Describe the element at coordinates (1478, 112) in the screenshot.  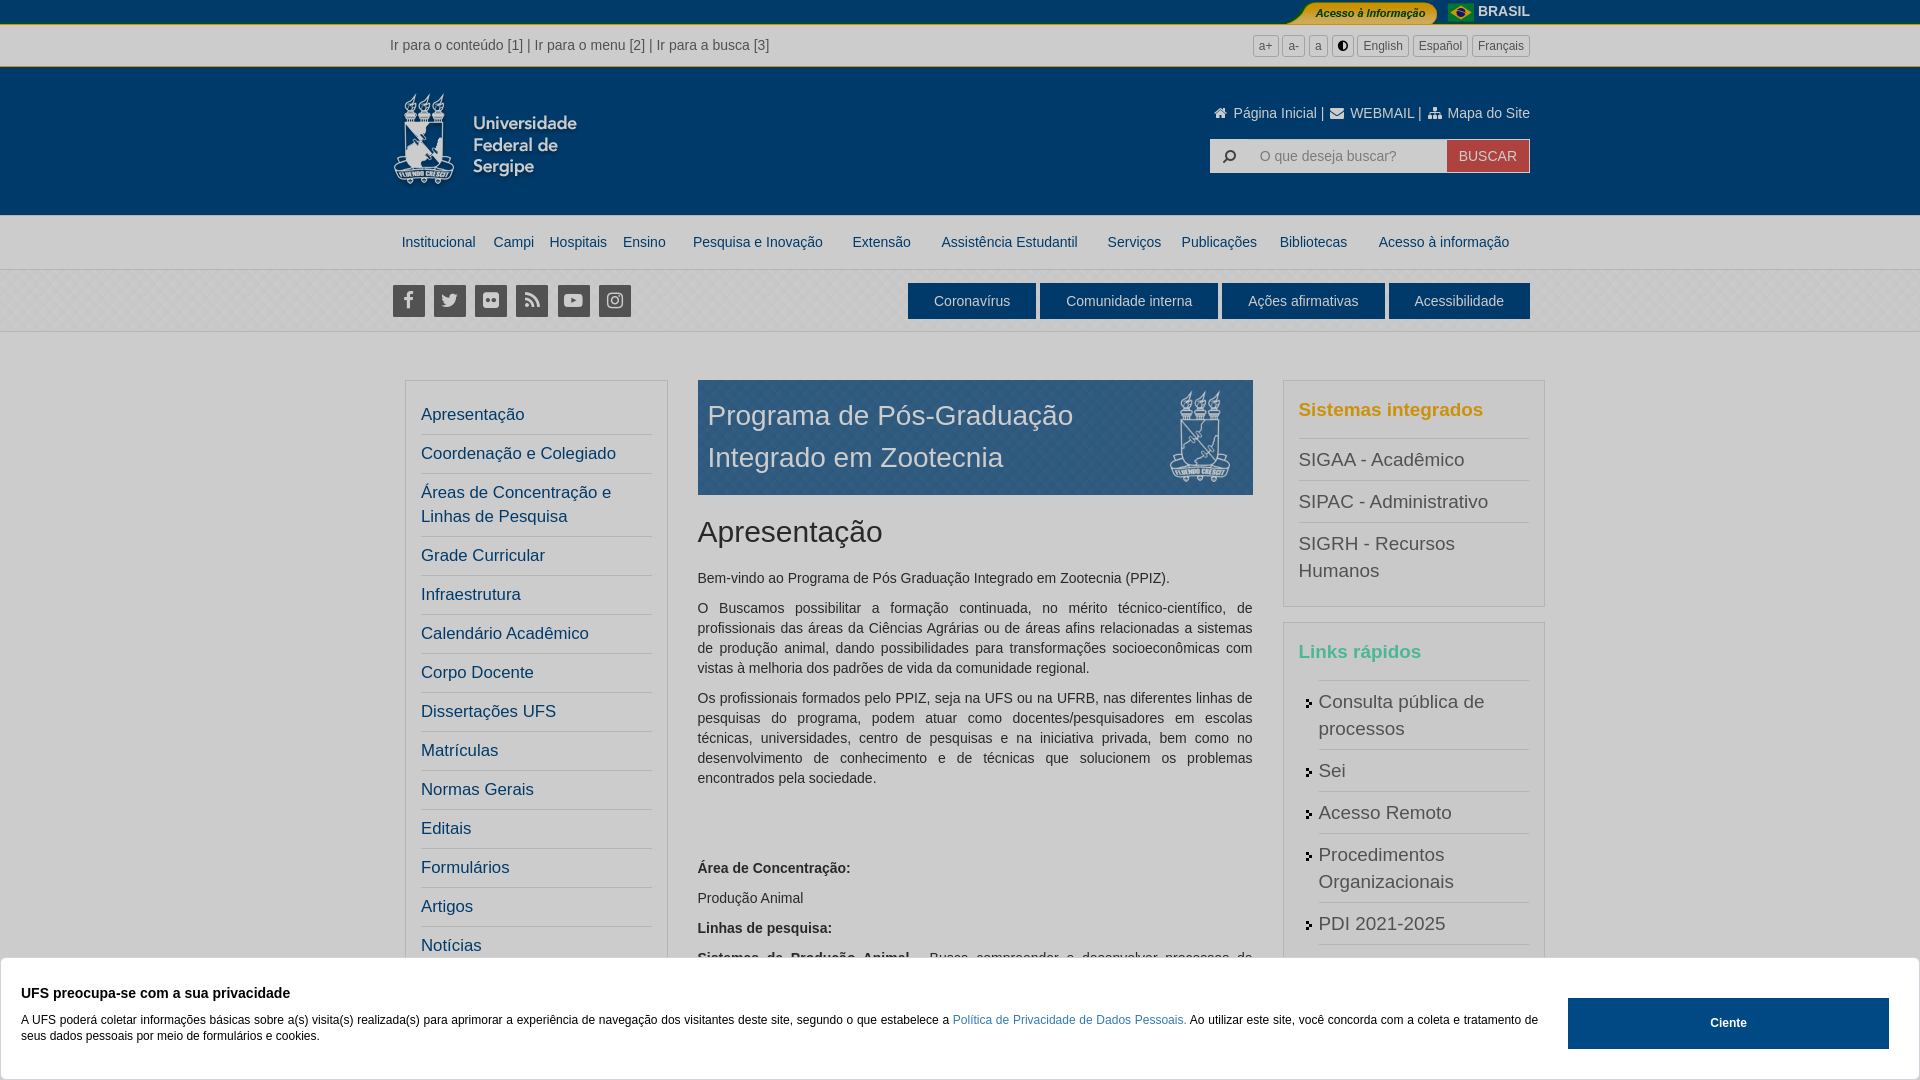
I see `'Mapa do Site'` at that location.